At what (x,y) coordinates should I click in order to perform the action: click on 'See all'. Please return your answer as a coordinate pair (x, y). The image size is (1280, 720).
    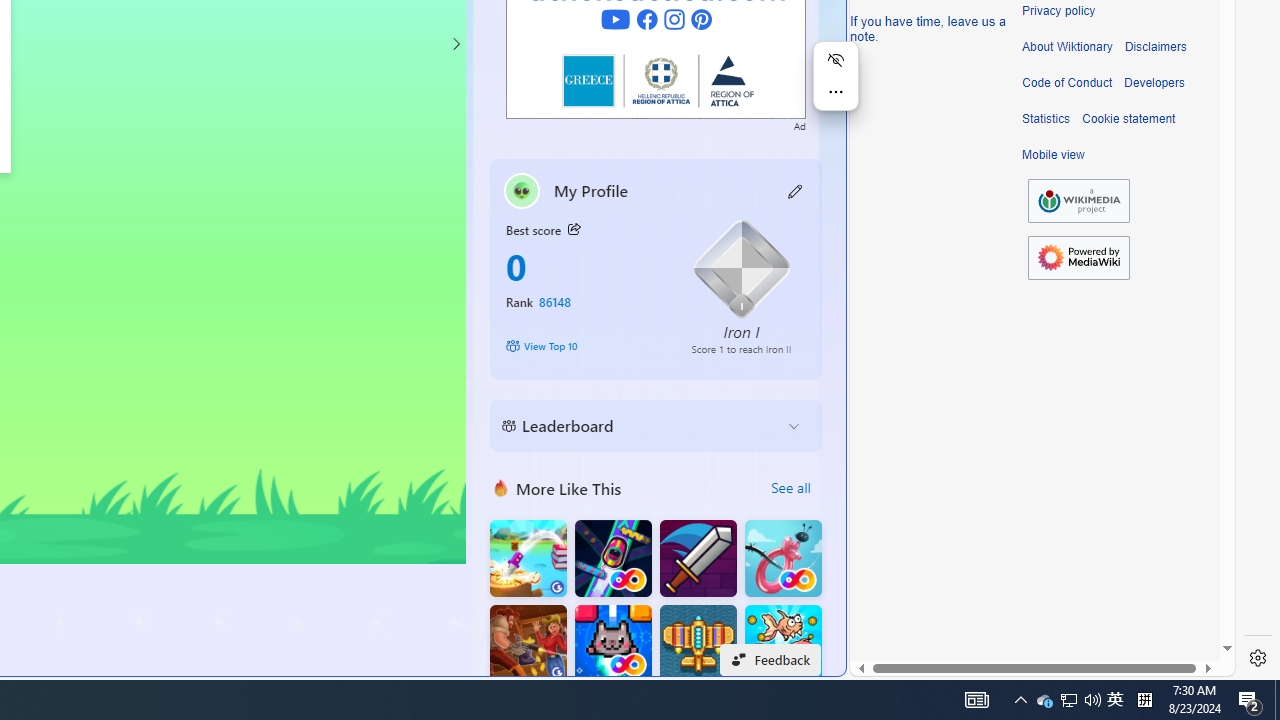
    Looking at the image, I should click on (790, 488).